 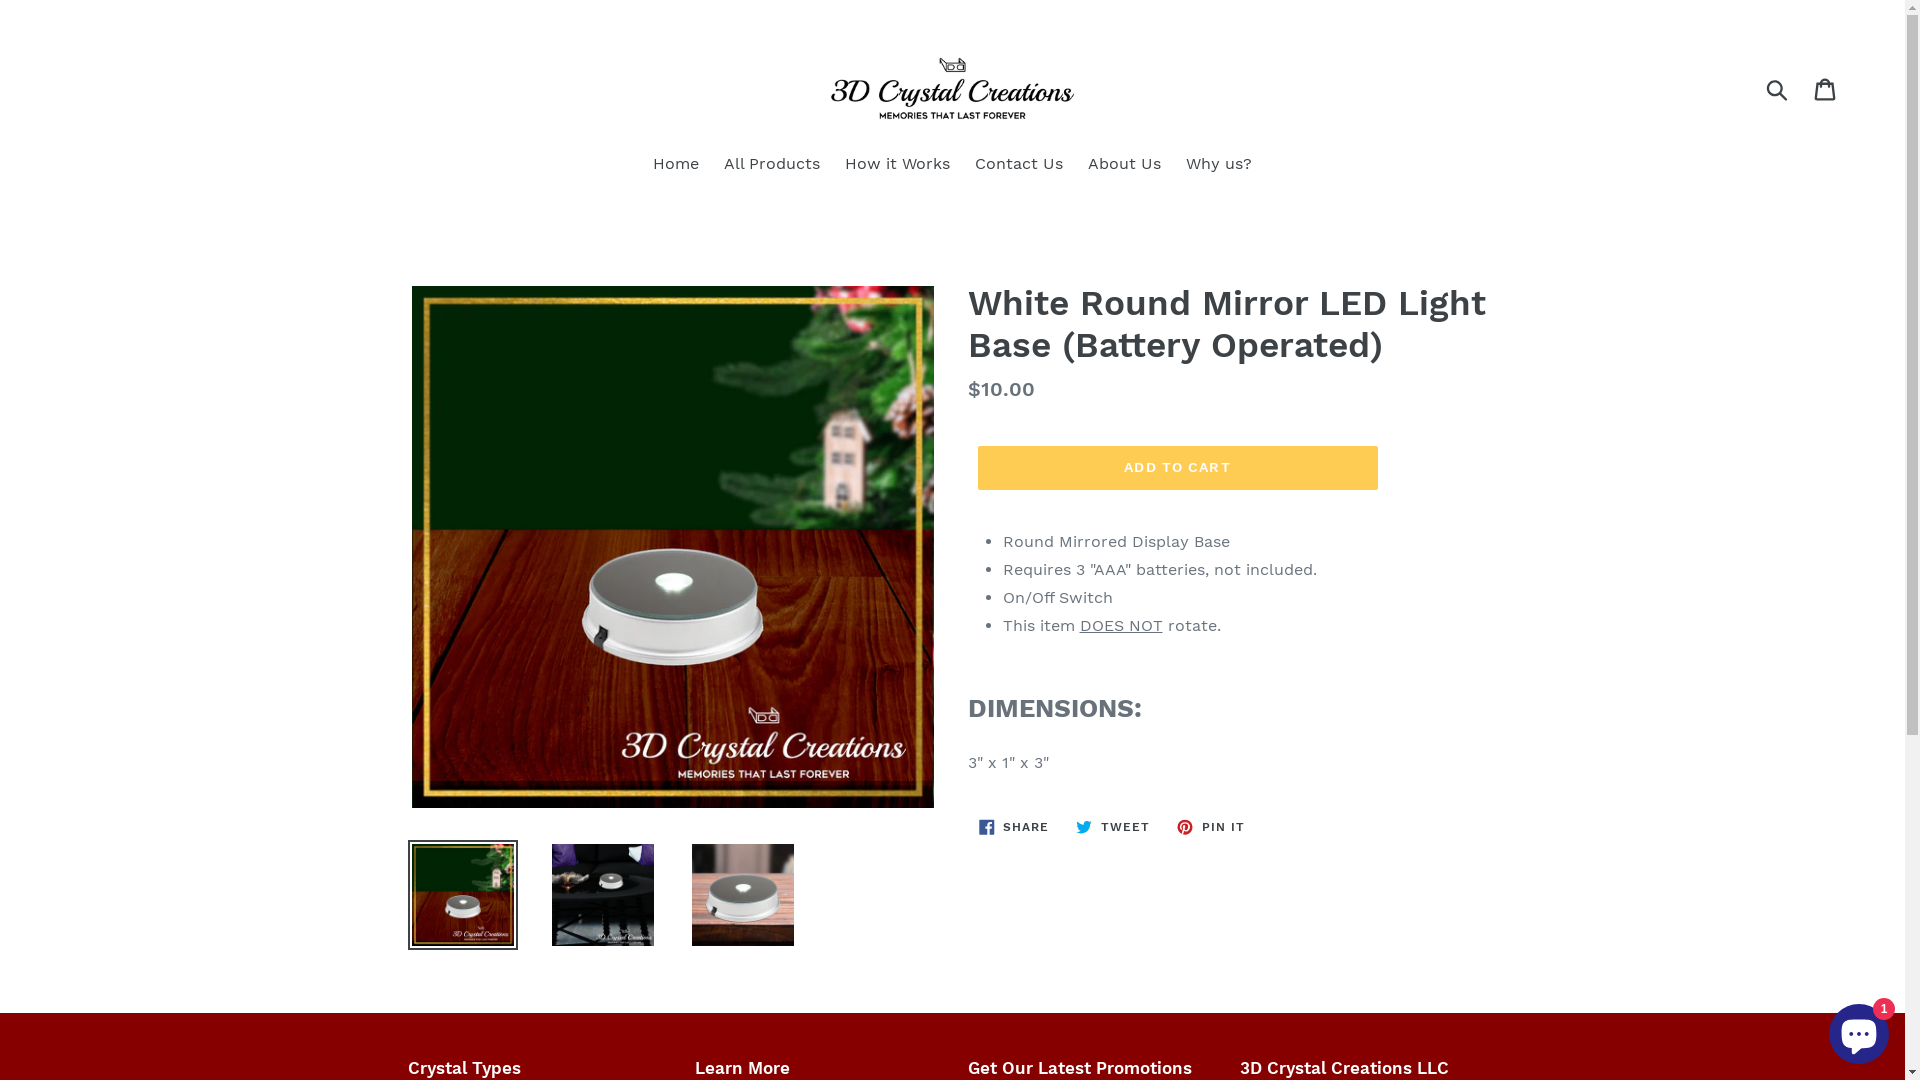 What do you see at coordinates (1778, 87) in the screenshot?
I see `'Submit'` at bounding box center [1778, 87].